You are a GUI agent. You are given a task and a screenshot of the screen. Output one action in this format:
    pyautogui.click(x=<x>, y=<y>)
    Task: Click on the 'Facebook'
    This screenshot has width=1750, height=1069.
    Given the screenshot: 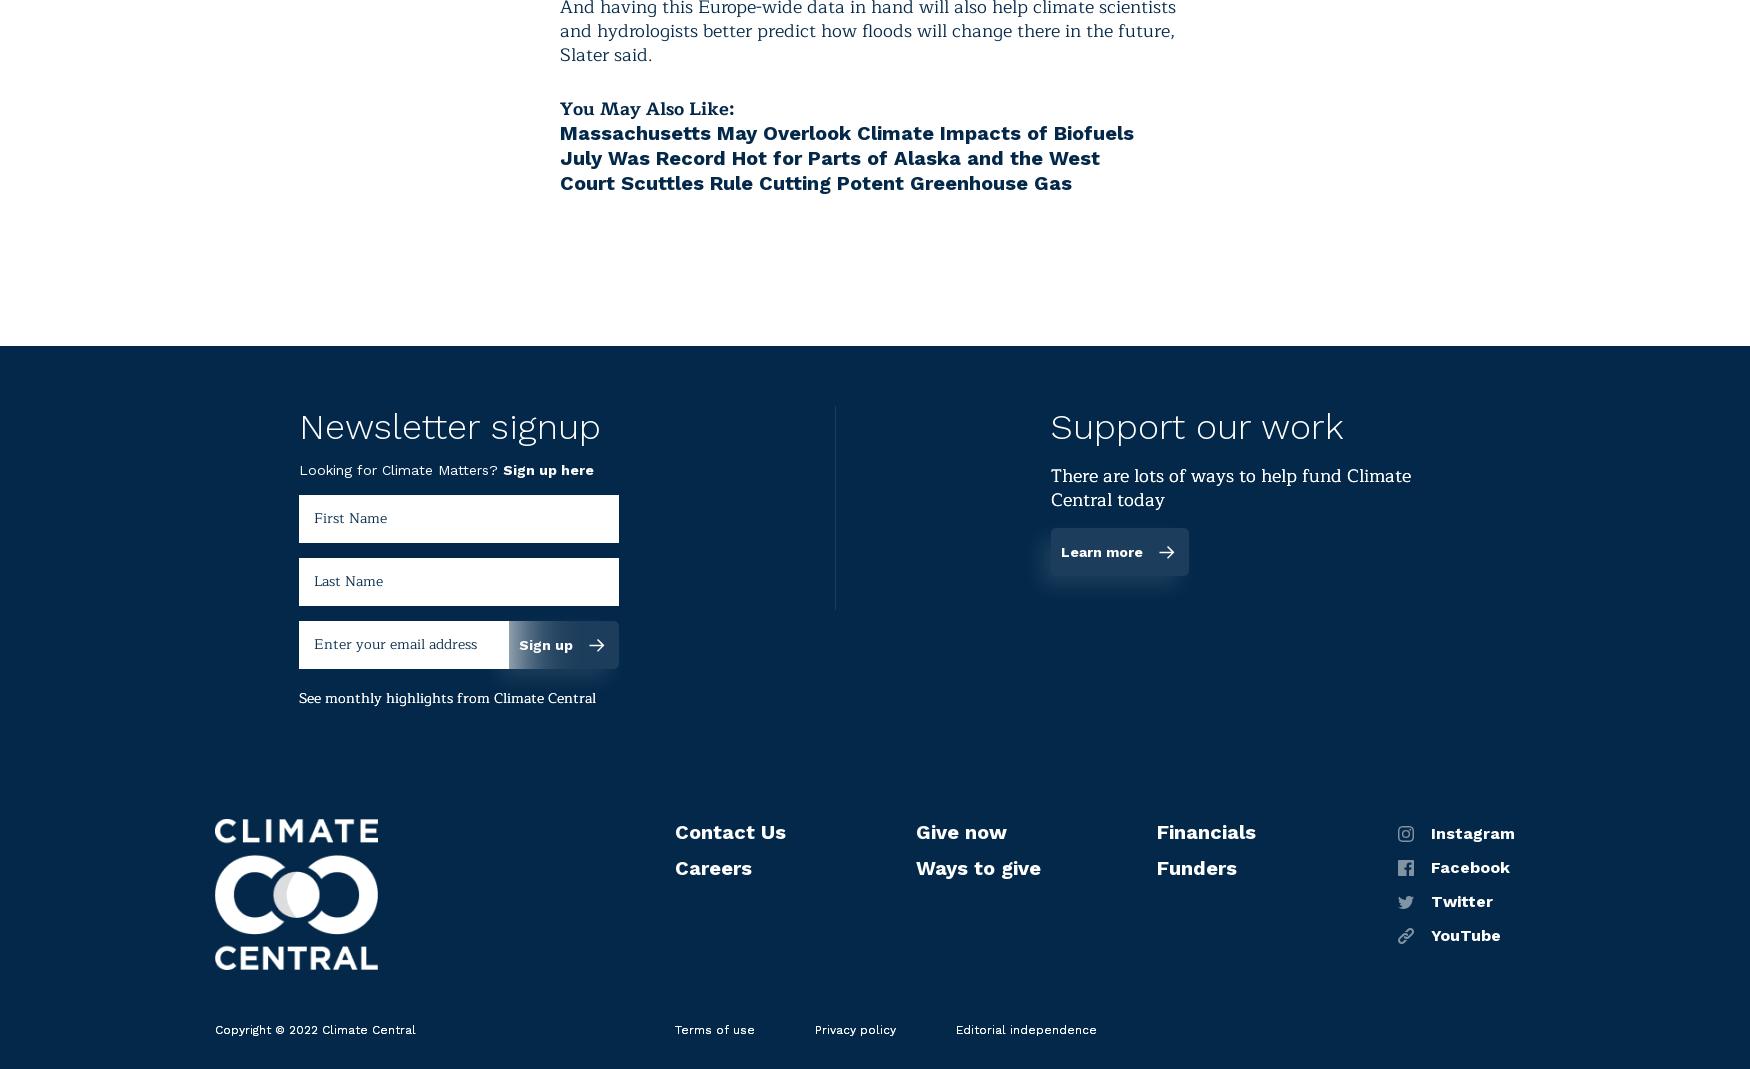 What is the action you would take?
    pyautogui.click(x=1429, y=865)
    